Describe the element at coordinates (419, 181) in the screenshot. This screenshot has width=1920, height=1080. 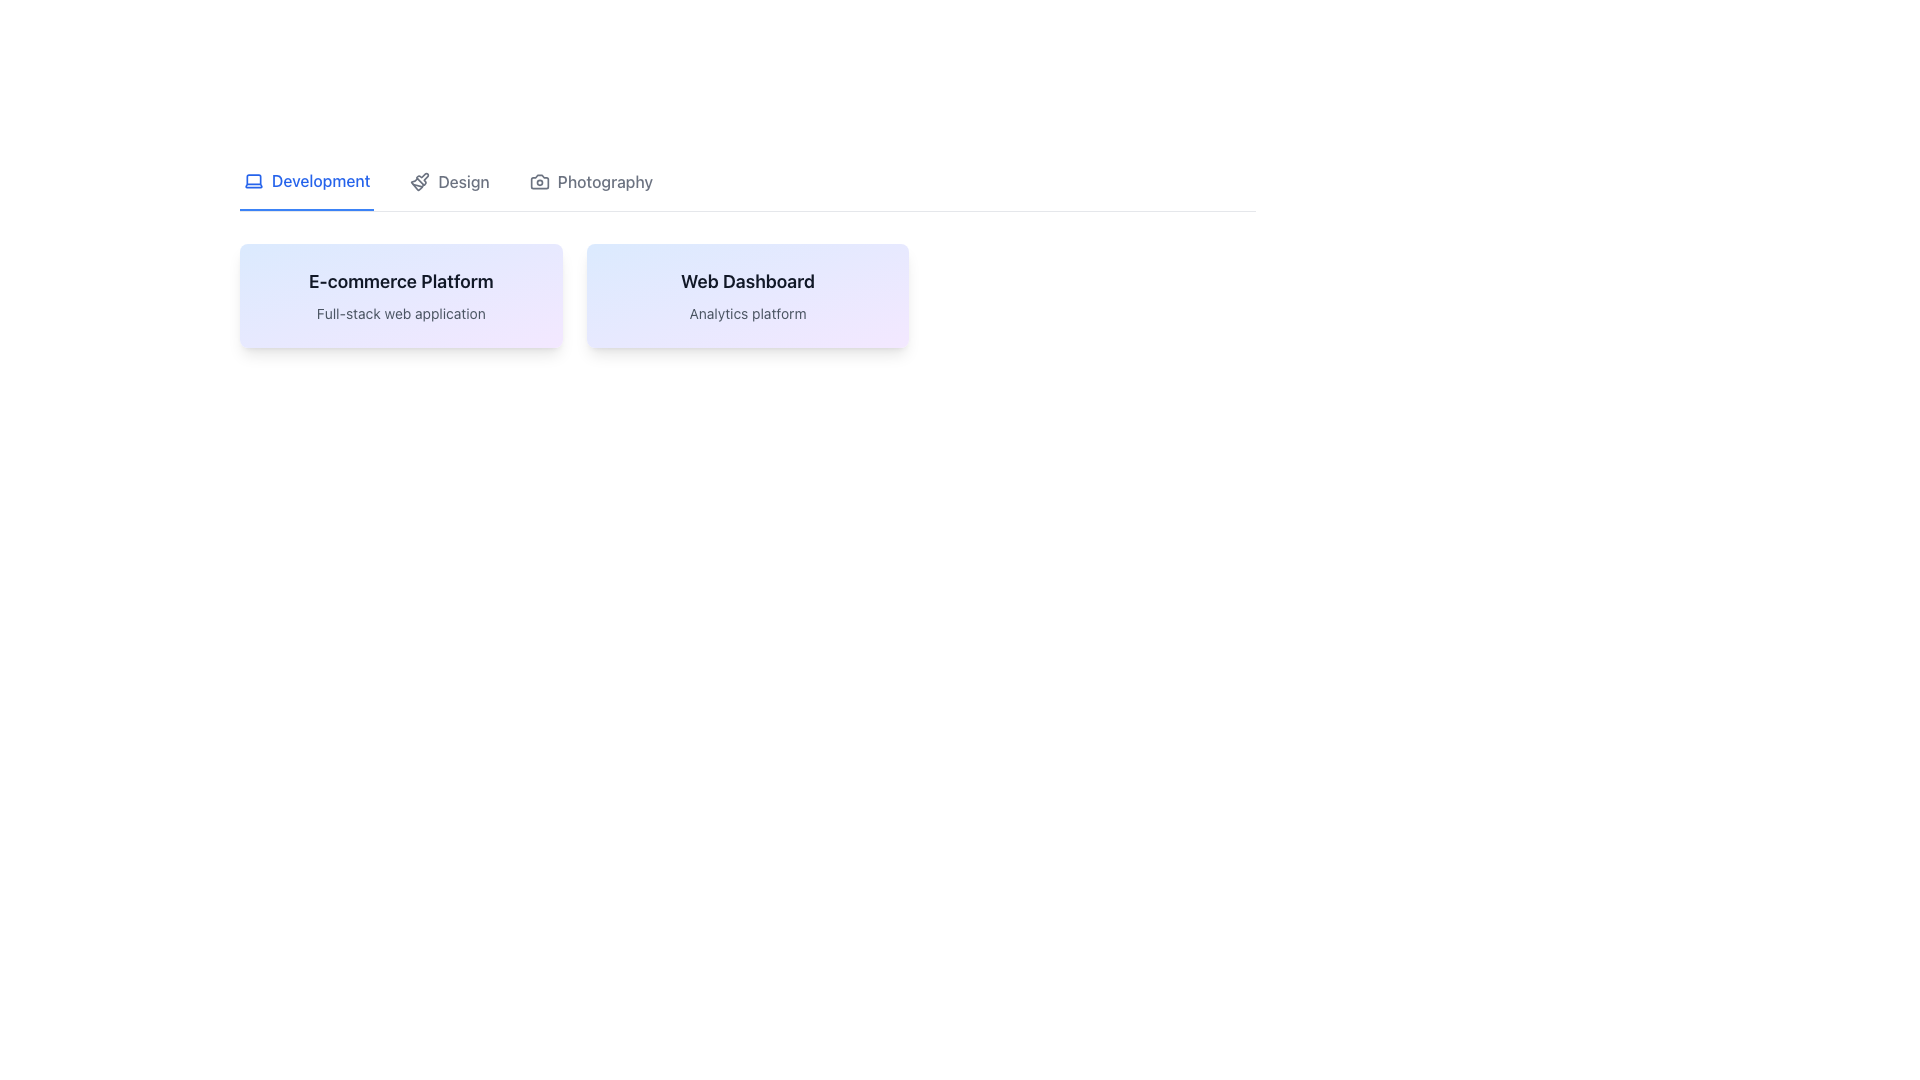
I see `the SVG paintbrush icon located in the 'Design' navigation tab, which is positioned to the left of the 'Design' label` at that location.